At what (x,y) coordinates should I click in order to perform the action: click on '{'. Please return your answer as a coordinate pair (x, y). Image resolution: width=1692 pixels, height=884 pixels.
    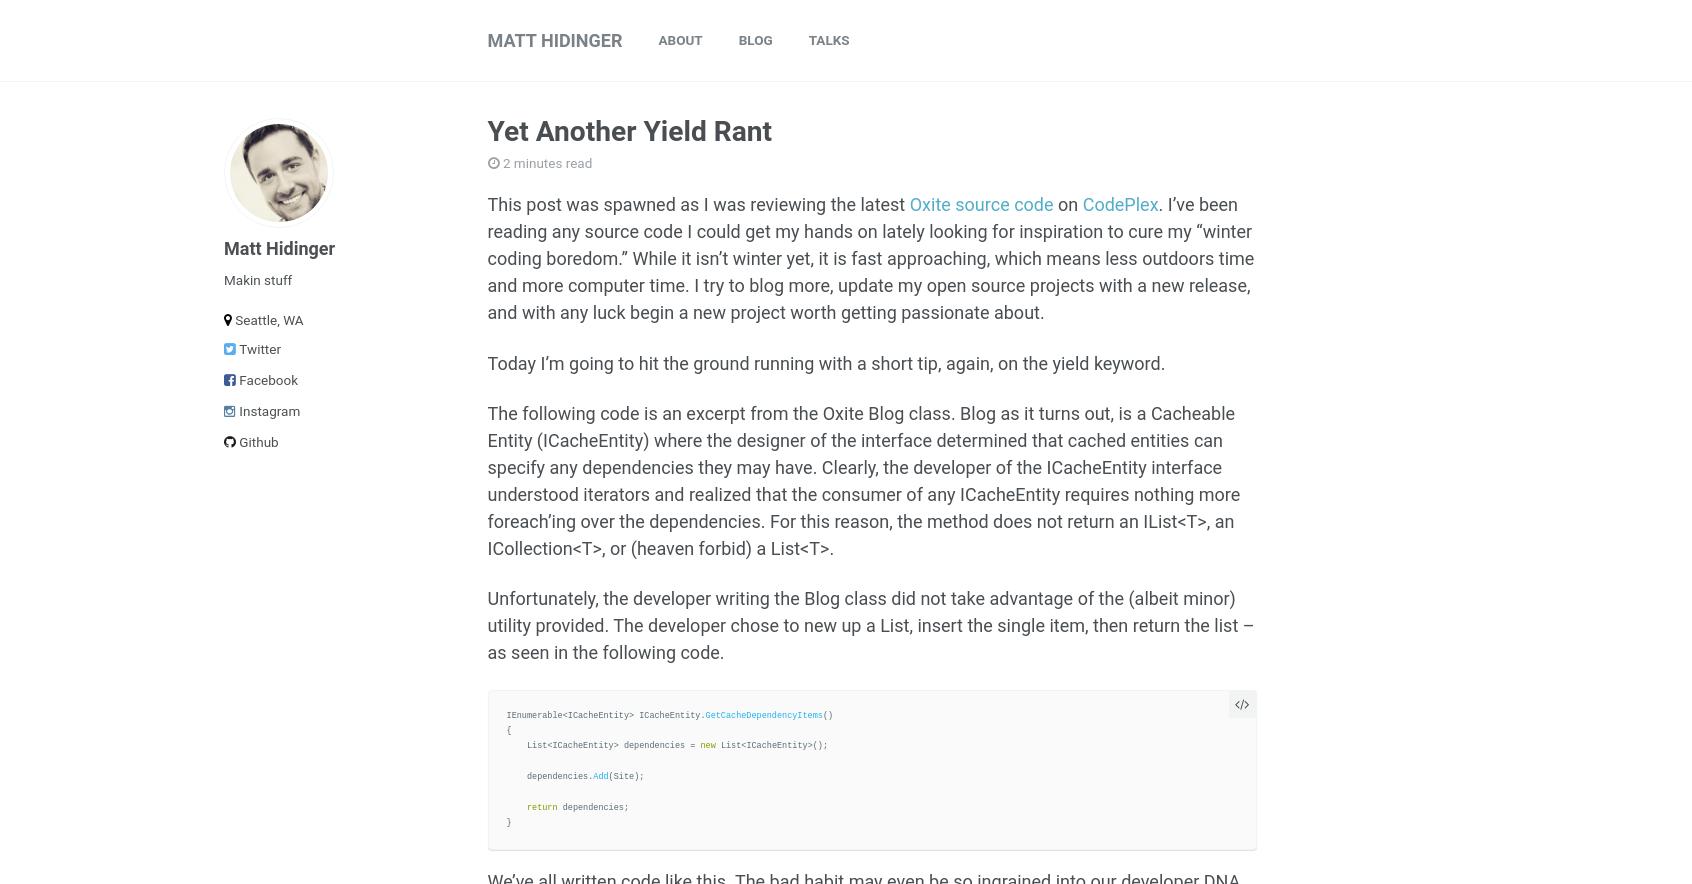
    Looking at the image, I should click on (508, 729).